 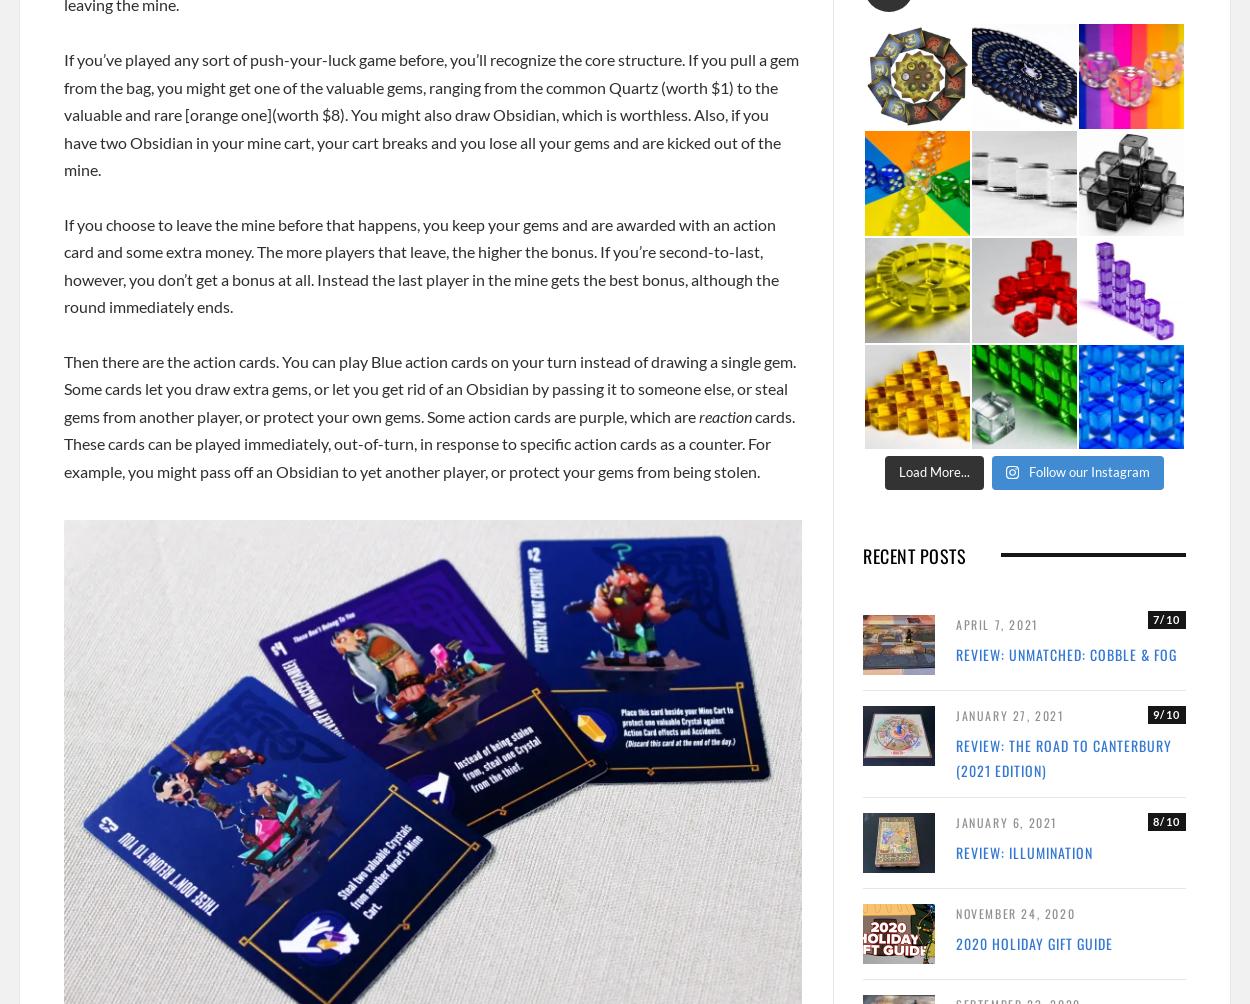 I want to click on 'Review: The Road to Canterbury (2021 Edition)', so click(x=1063, y=757).